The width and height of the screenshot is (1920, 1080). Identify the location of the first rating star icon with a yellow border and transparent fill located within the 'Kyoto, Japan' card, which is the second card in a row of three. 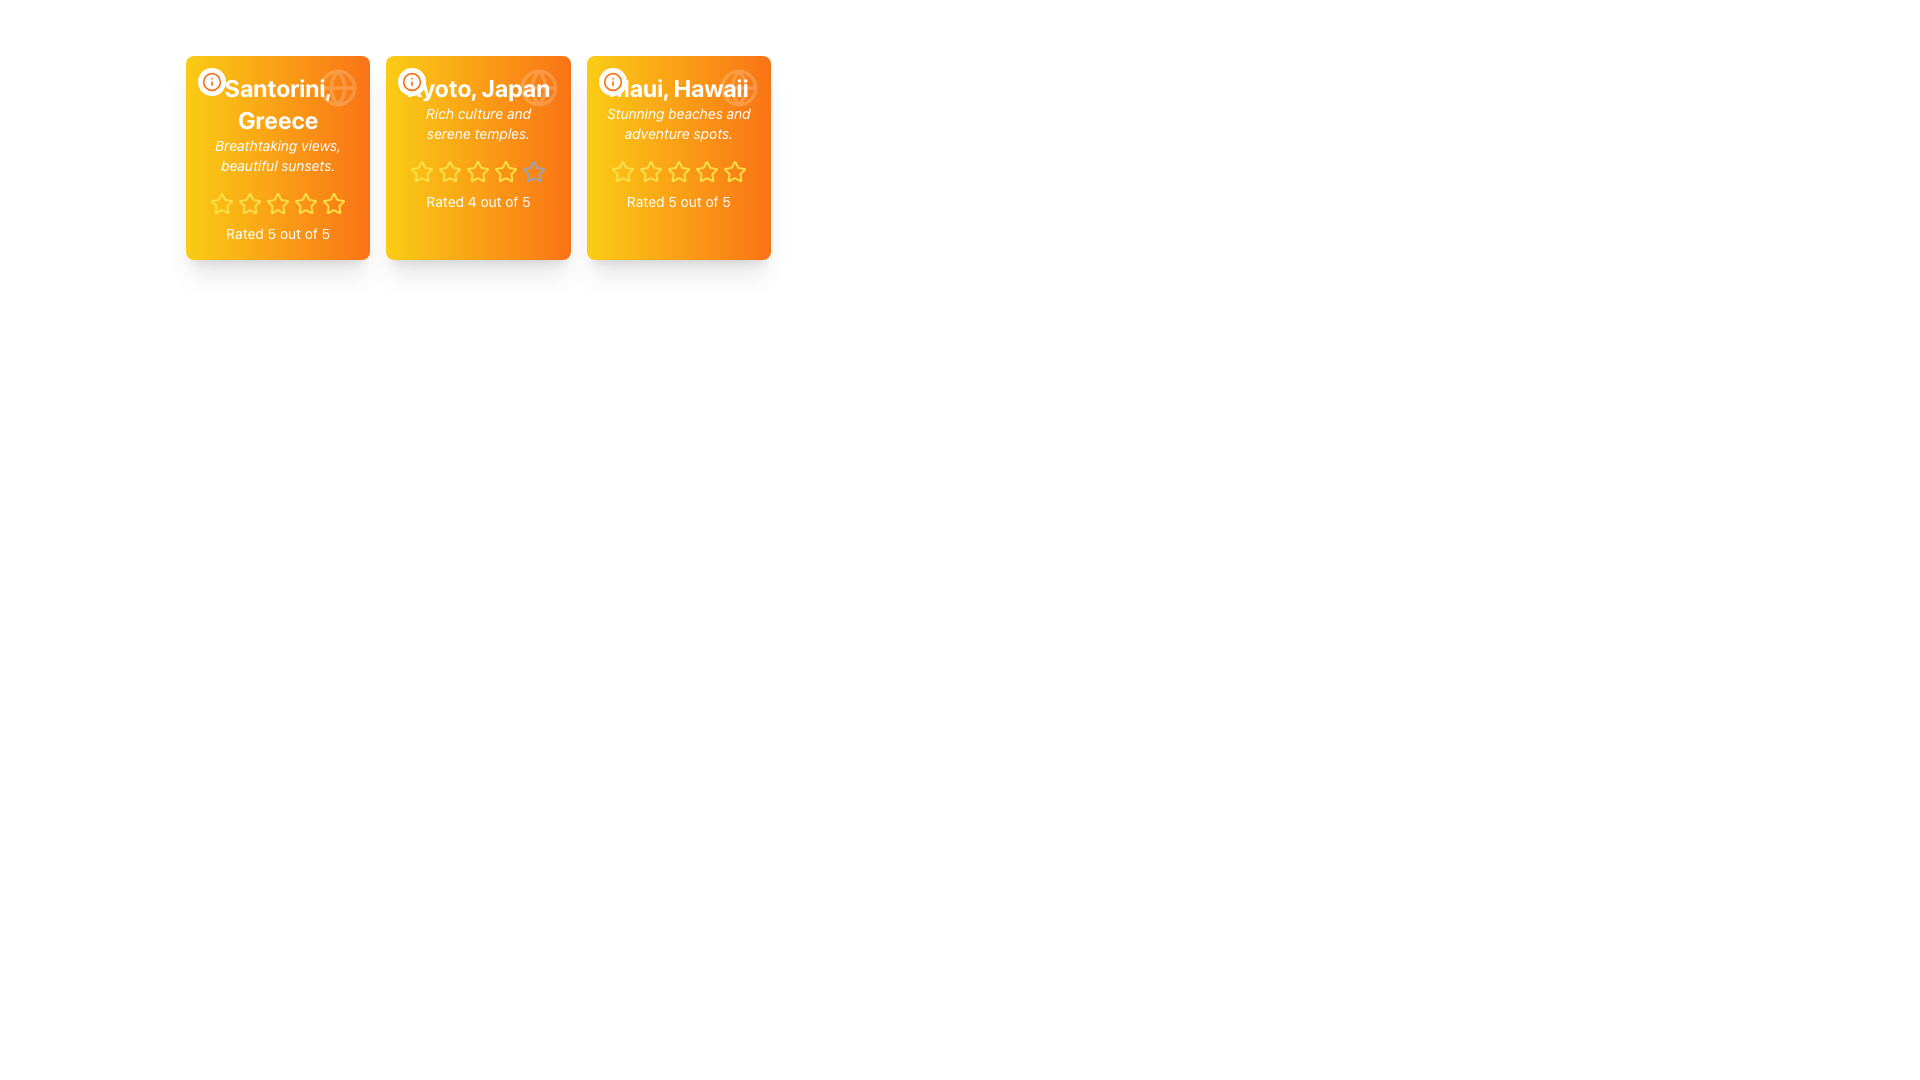
(421, 171).